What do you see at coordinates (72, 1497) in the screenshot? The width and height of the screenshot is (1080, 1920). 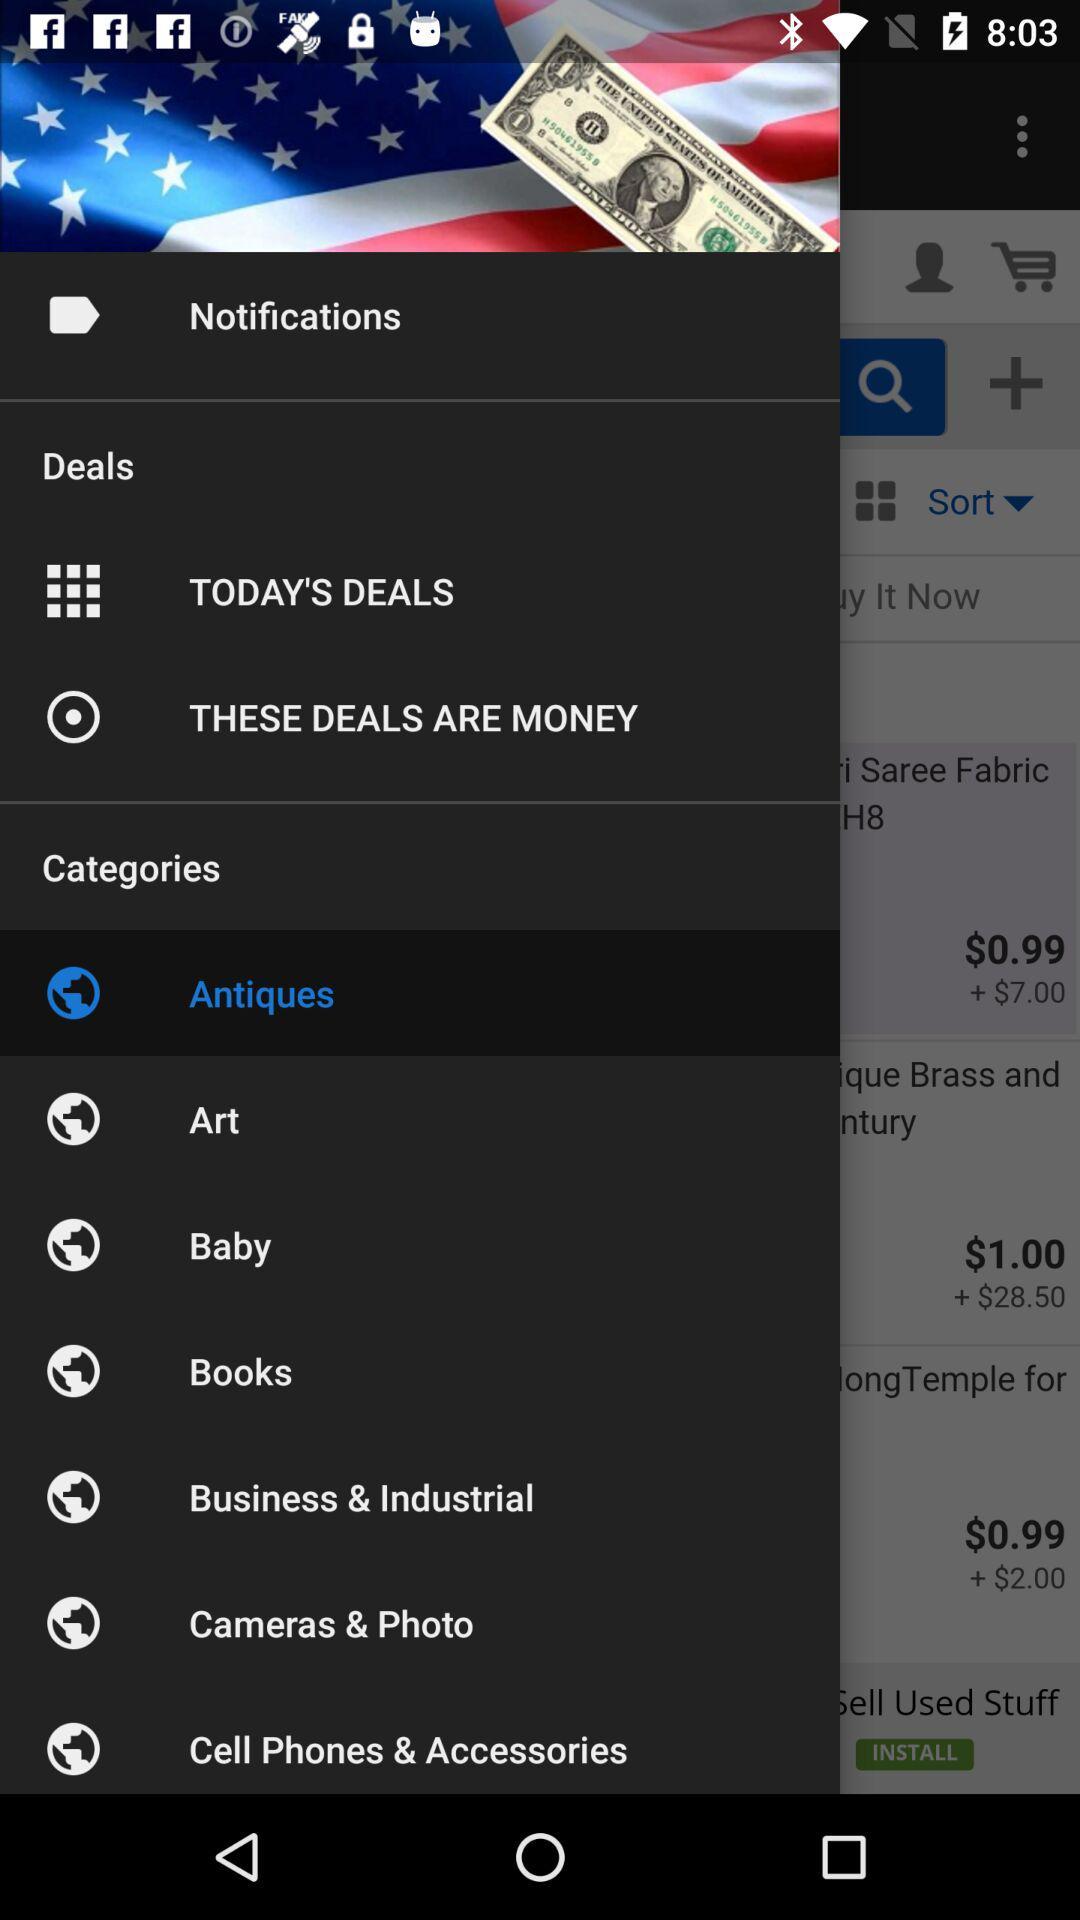 I see `the icon left to business  industrial` at bounding box center [72, 1497].